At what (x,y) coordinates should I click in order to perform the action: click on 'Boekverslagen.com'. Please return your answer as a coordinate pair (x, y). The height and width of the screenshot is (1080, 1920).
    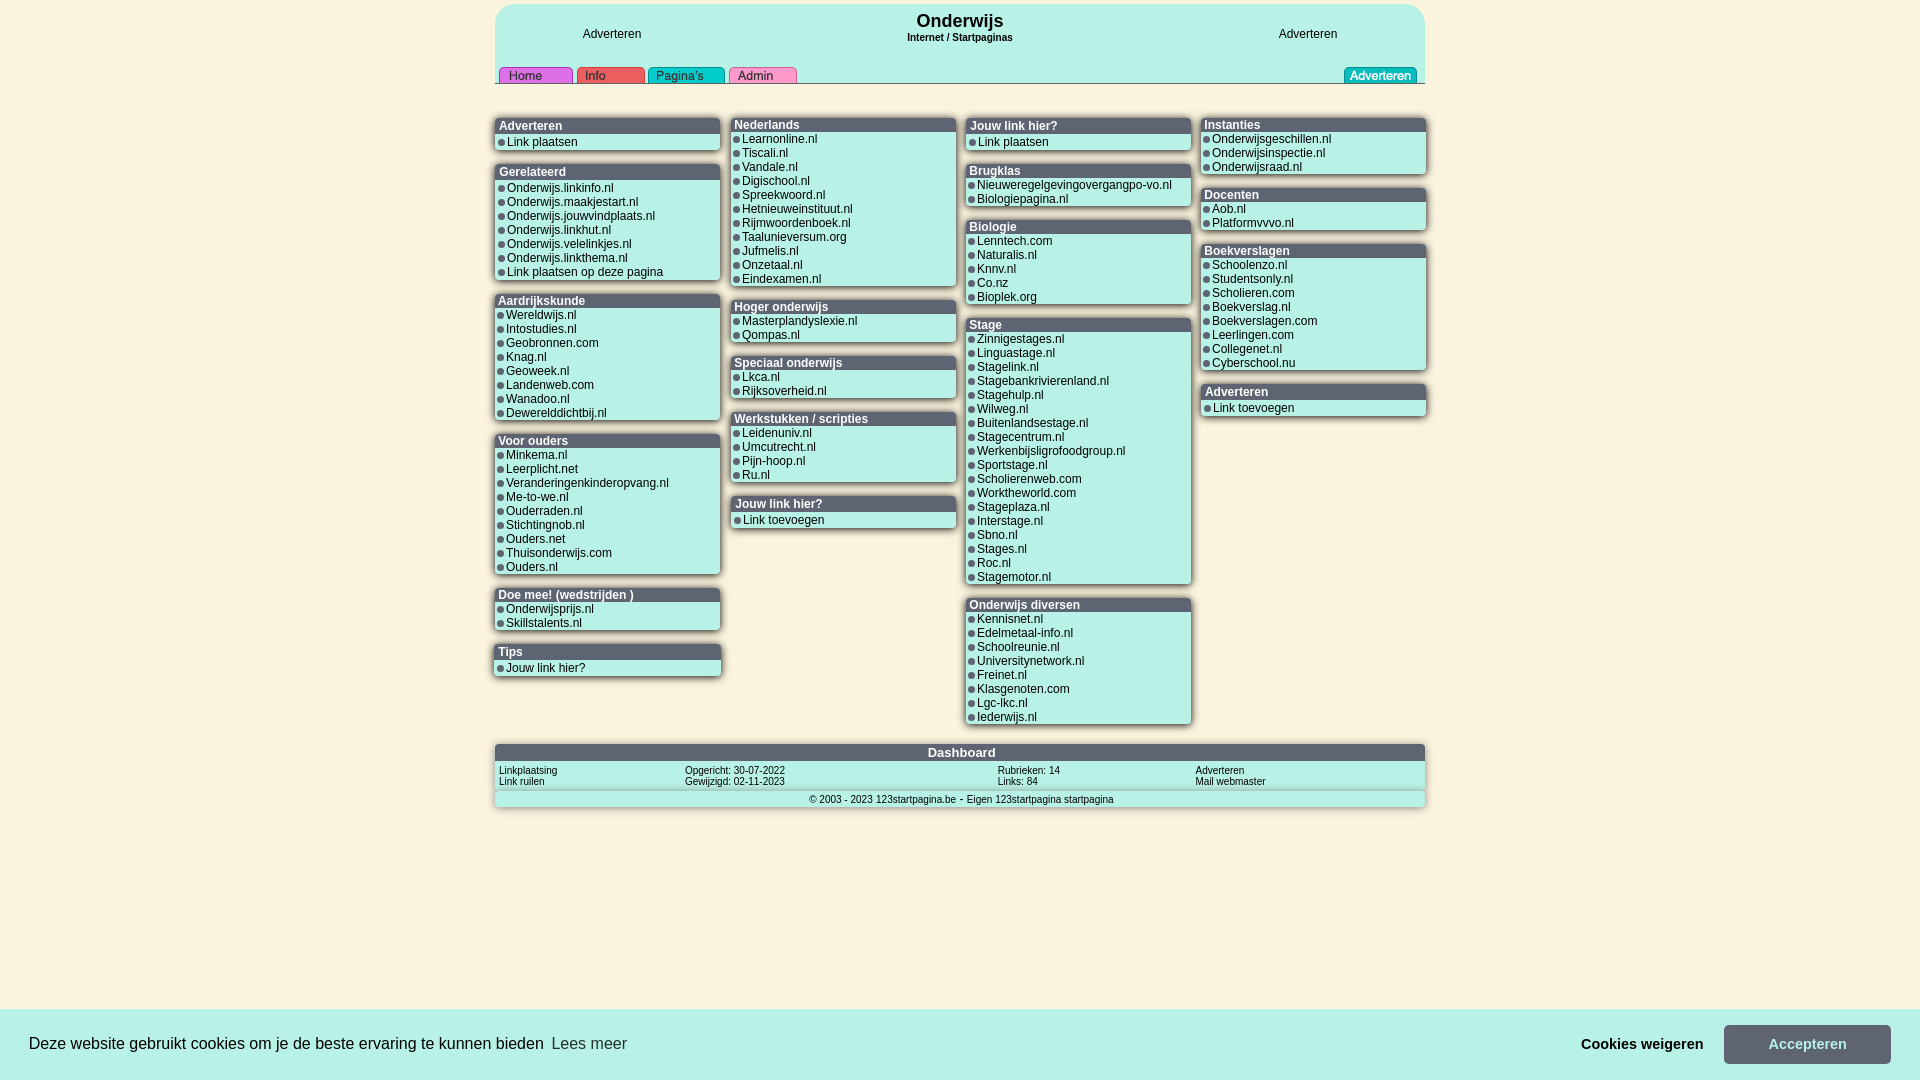
    Looking at the image, I should click on (1263, 319).